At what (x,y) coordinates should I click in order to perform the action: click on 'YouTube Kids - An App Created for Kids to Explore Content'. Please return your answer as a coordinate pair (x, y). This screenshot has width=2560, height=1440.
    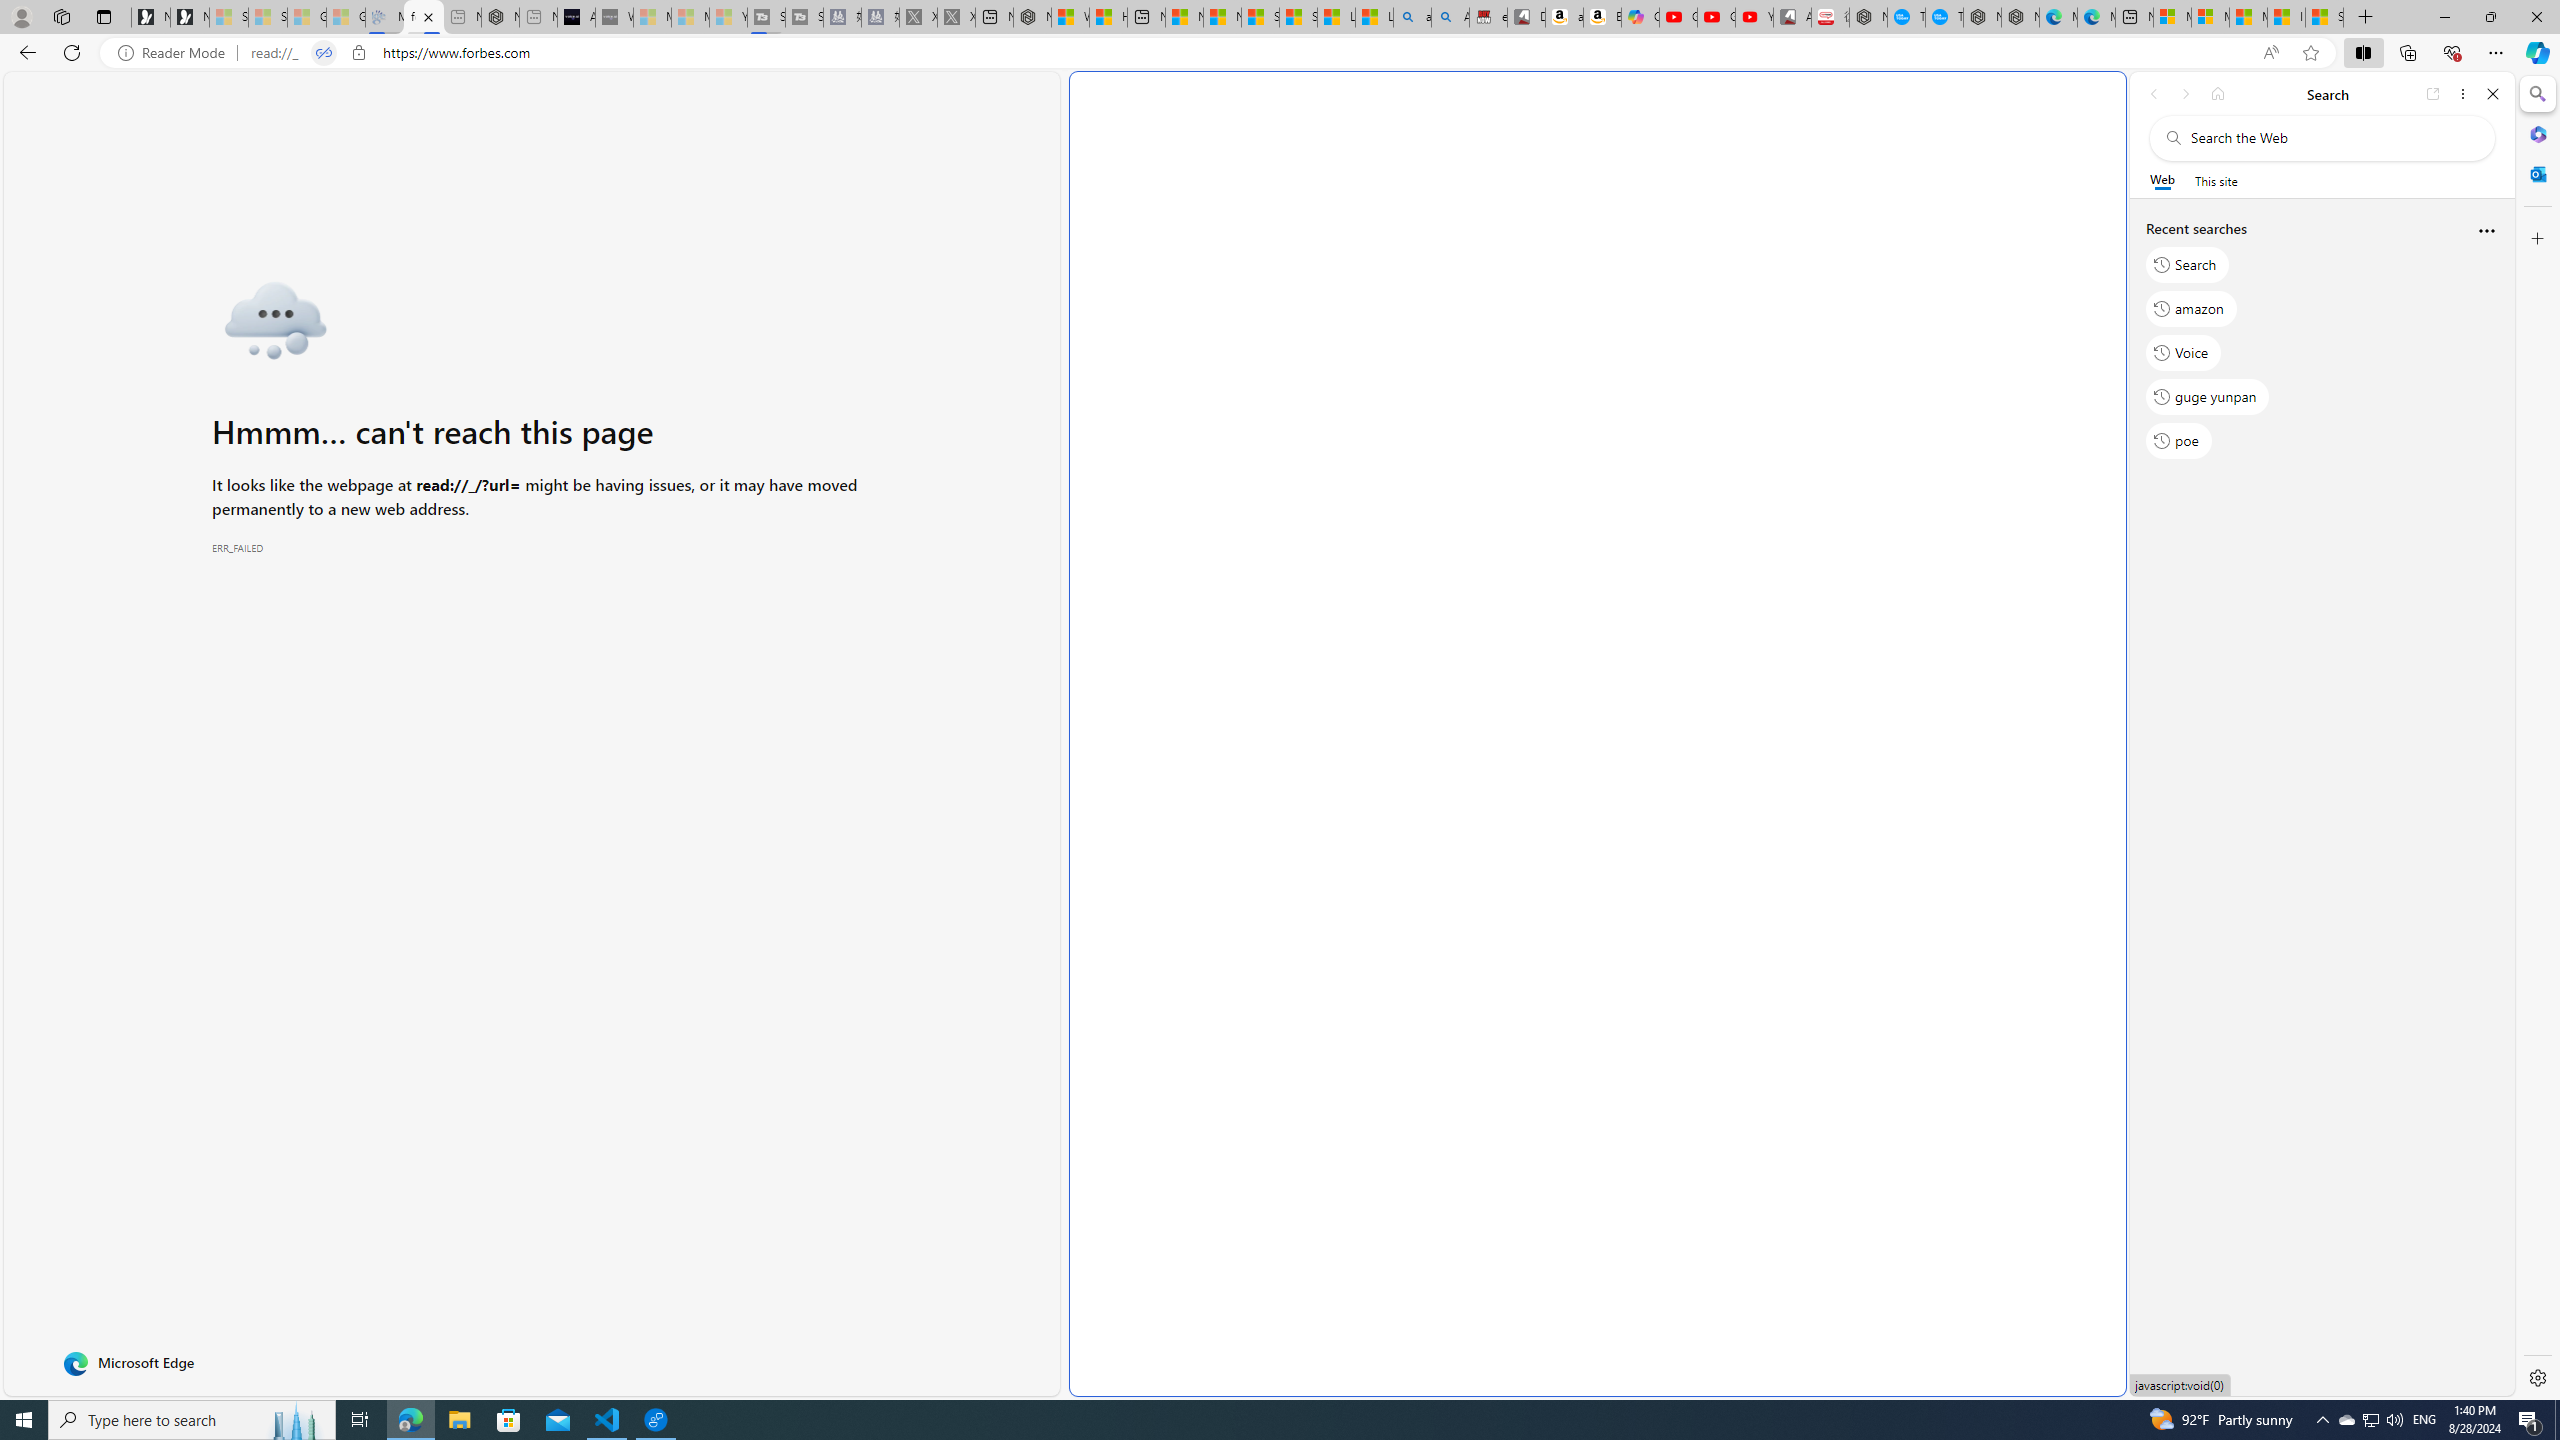
    Looking at the image, I should click on (1753, 16).